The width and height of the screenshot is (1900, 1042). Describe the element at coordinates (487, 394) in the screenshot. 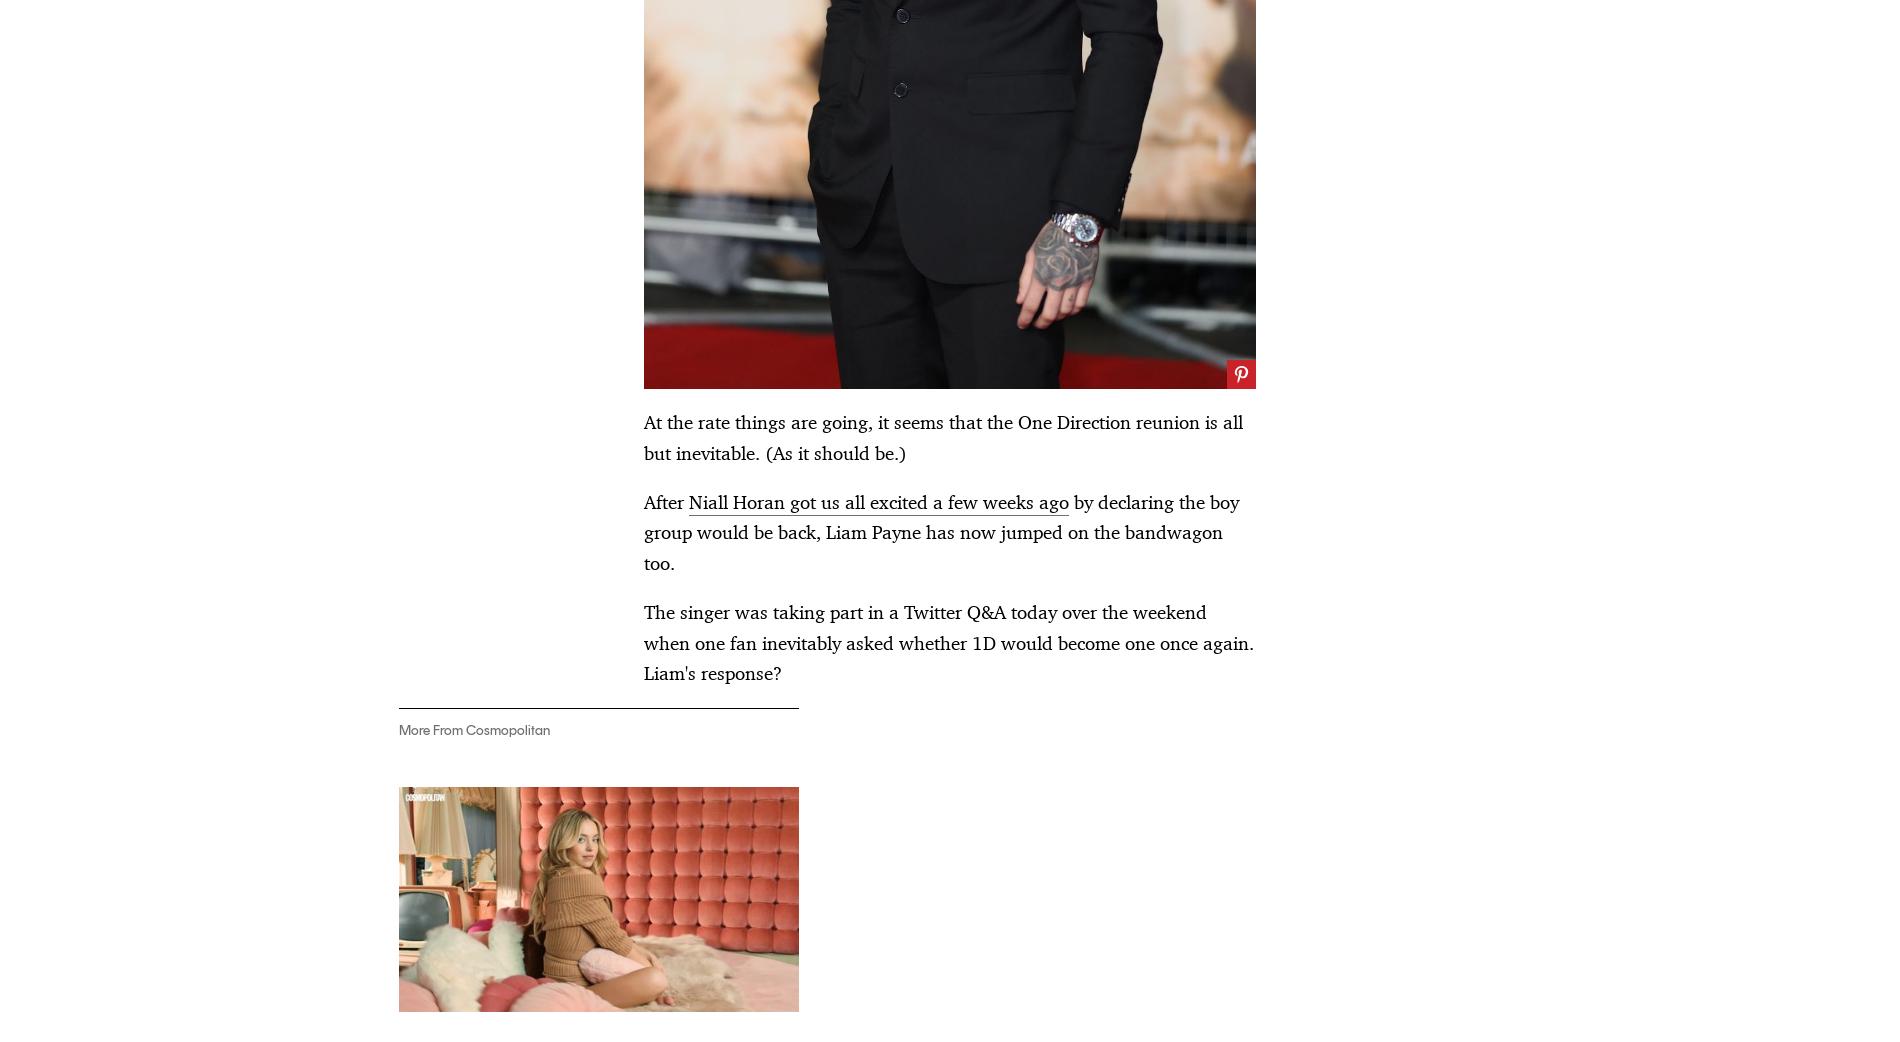

I see `'North West Told Kendall Kim Hated Her Outfit 😂'` at that location.